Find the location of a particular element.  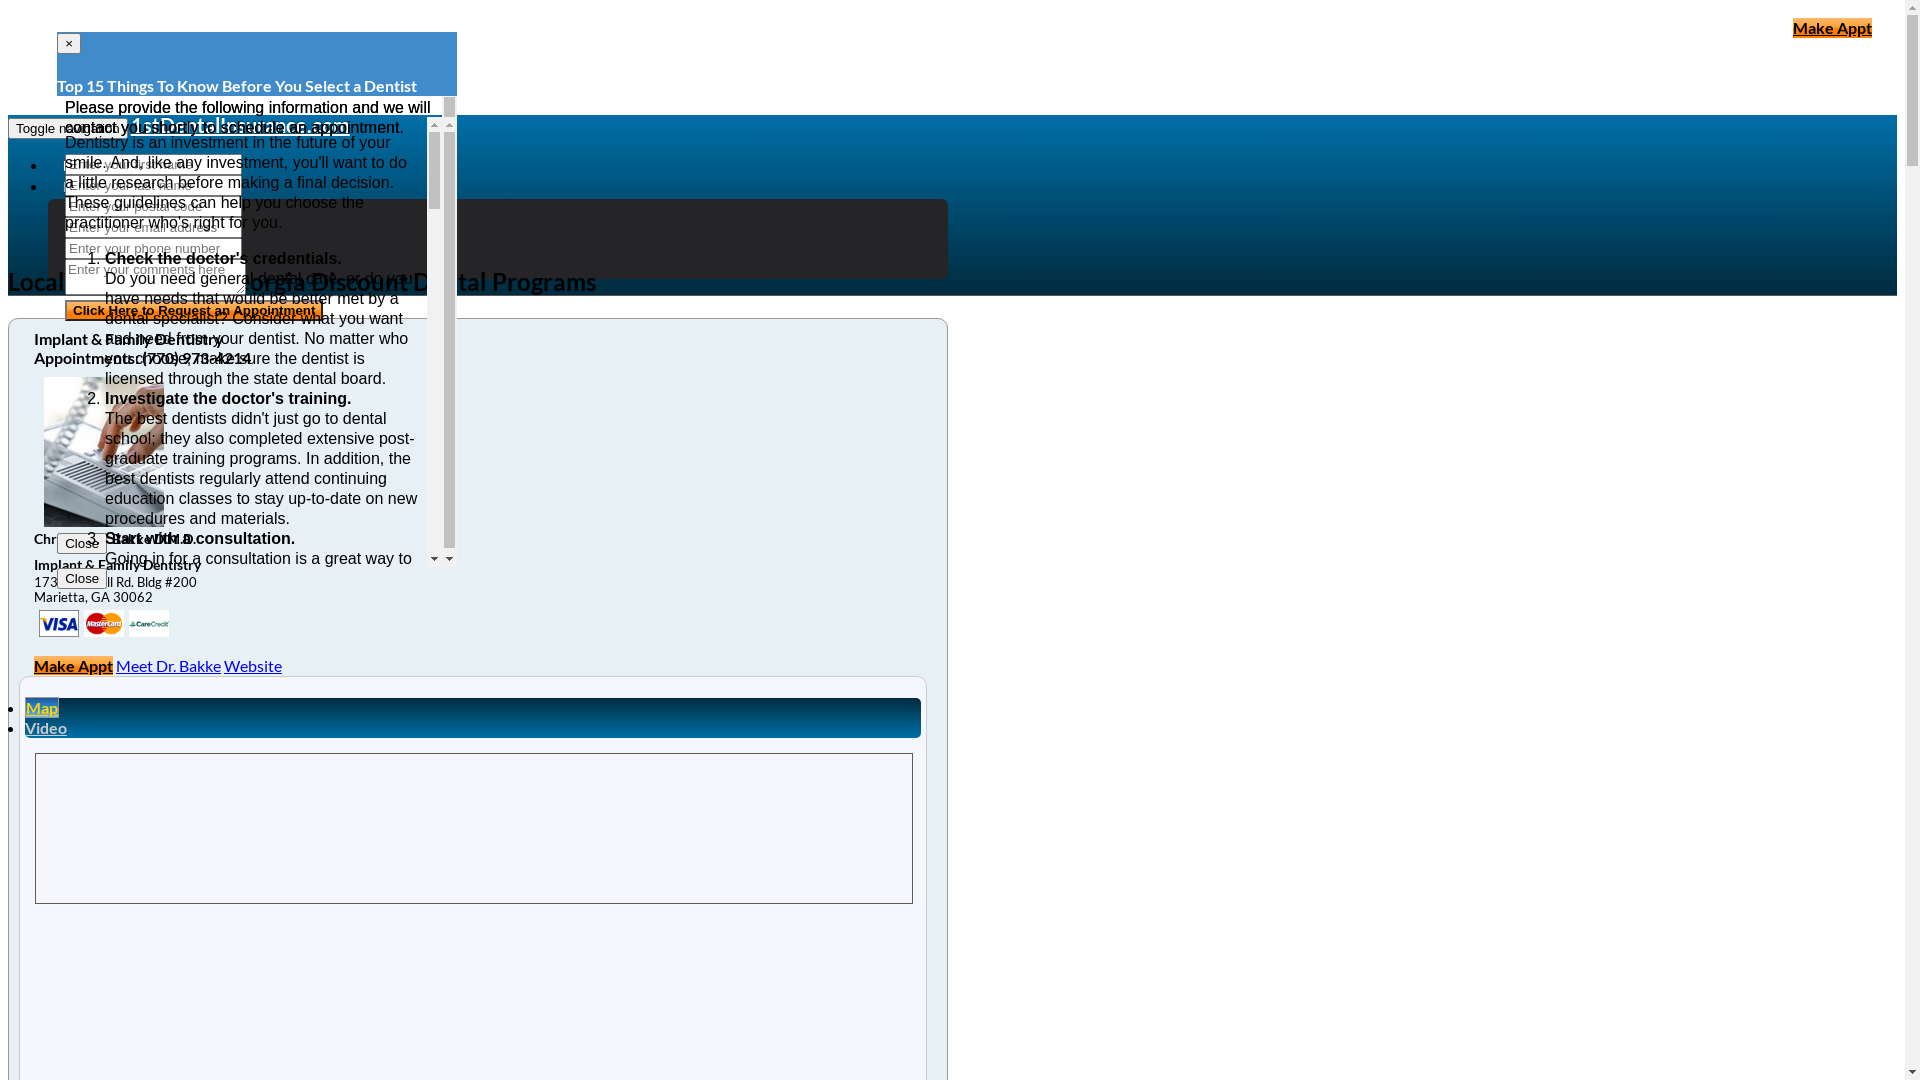

'Video' is located at coordinates (46, 727).